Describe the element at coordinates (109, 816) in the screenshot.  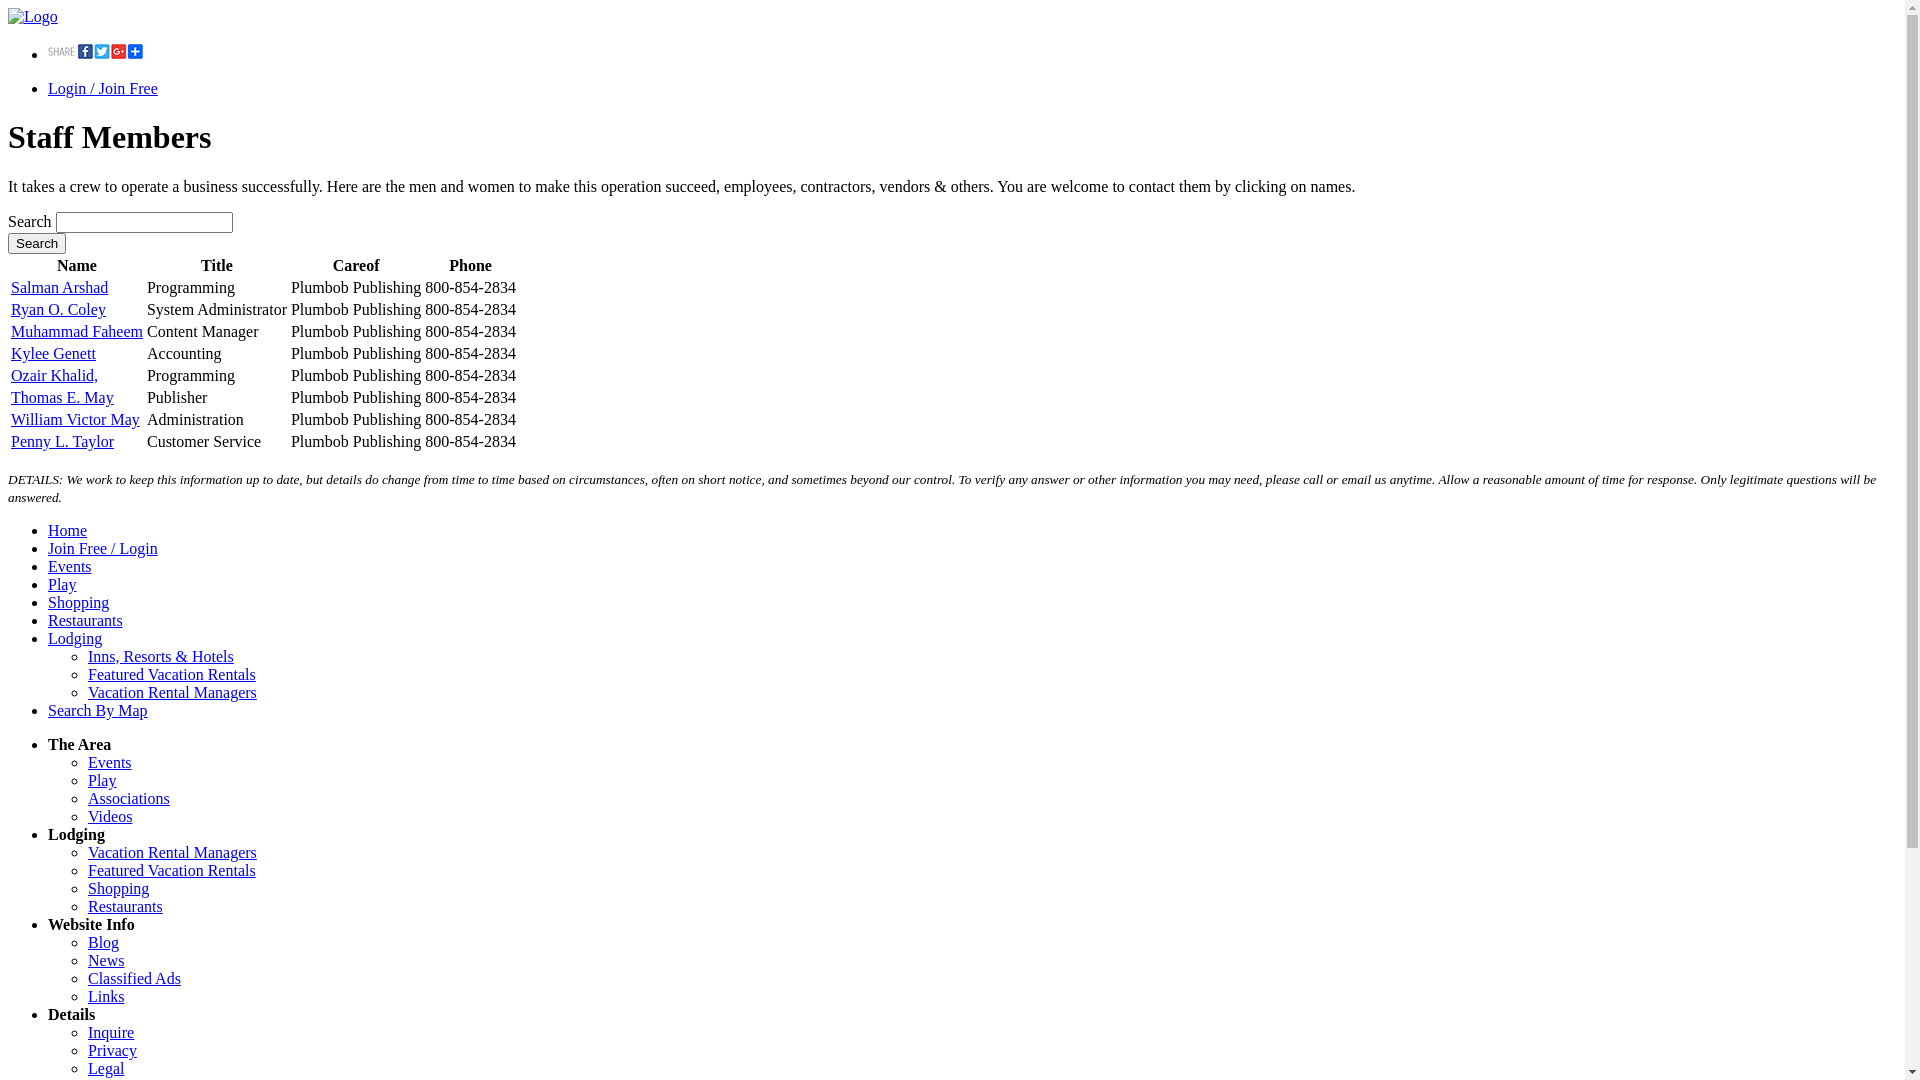
I see `'Videos'` at that location.